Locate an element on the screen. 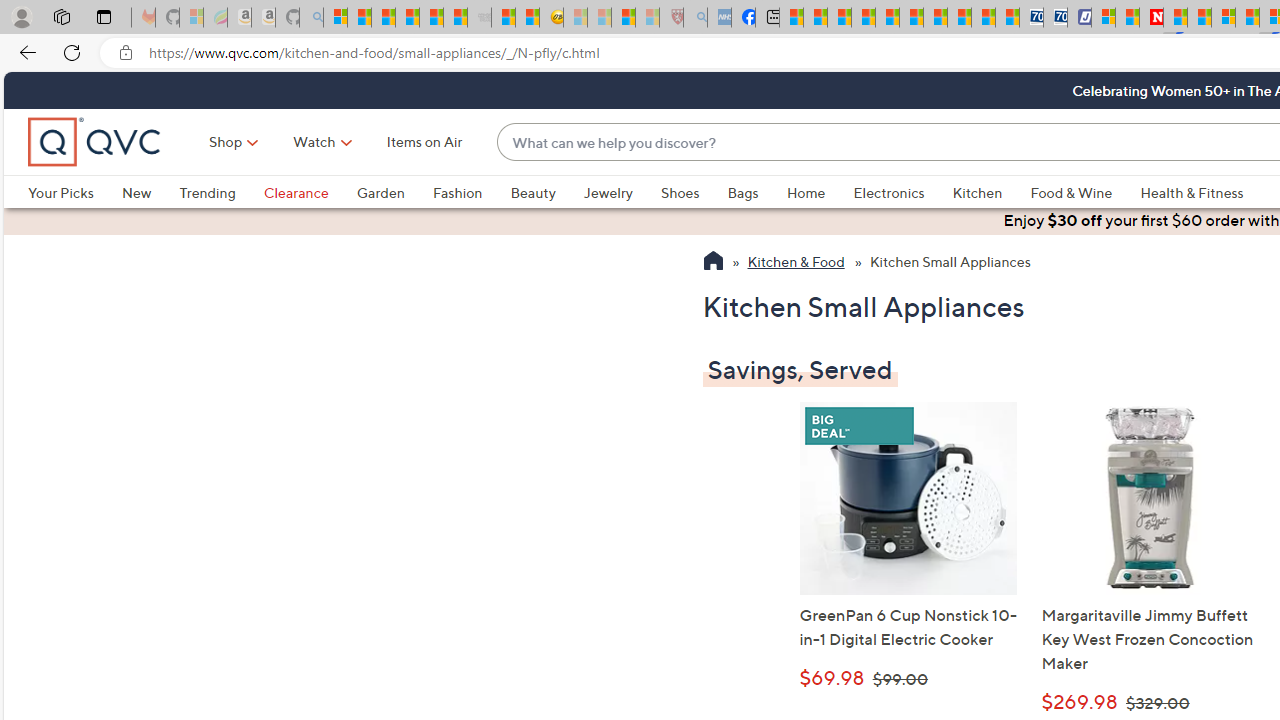  'Latest Politics News & Archive | Newsweek.com' is located at coordinates (1152, 17).